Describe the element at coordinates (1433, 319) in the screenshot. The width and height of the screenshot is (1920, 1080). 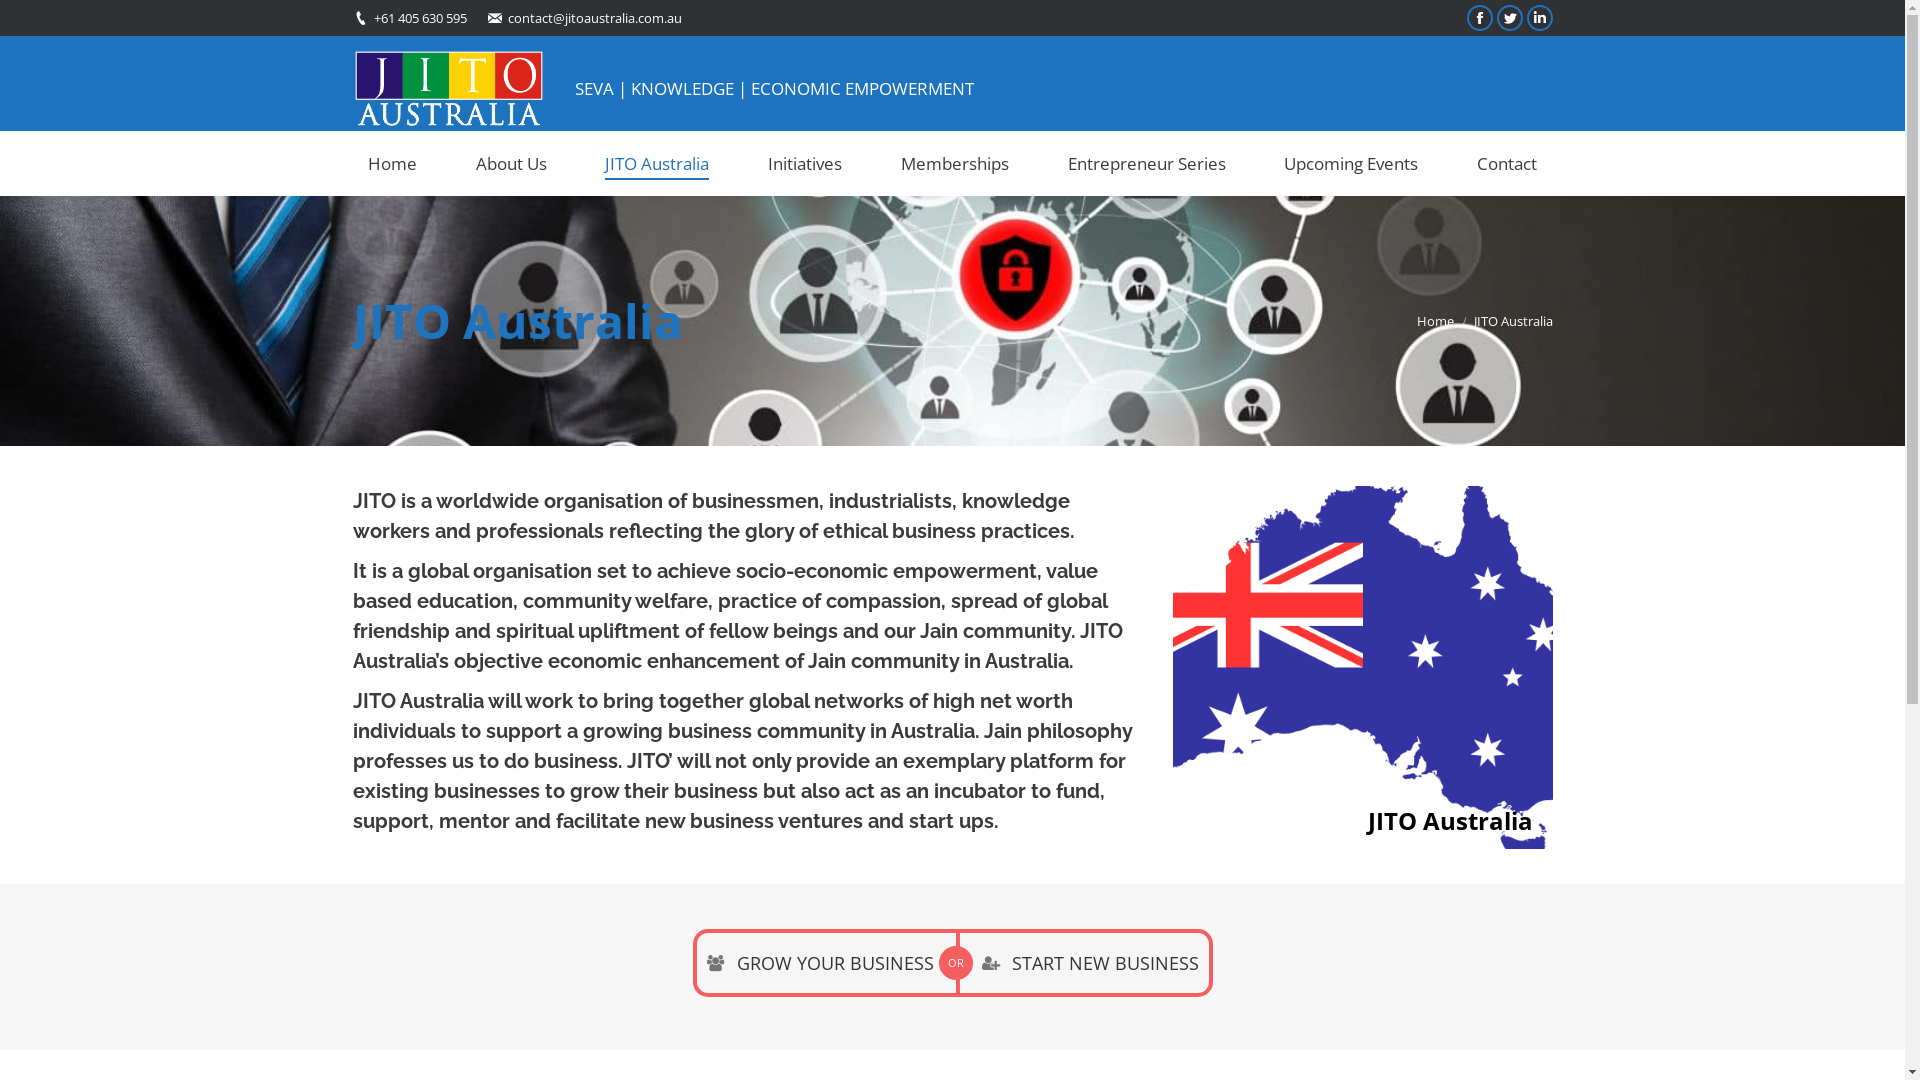
I see `'Home'` at that location.